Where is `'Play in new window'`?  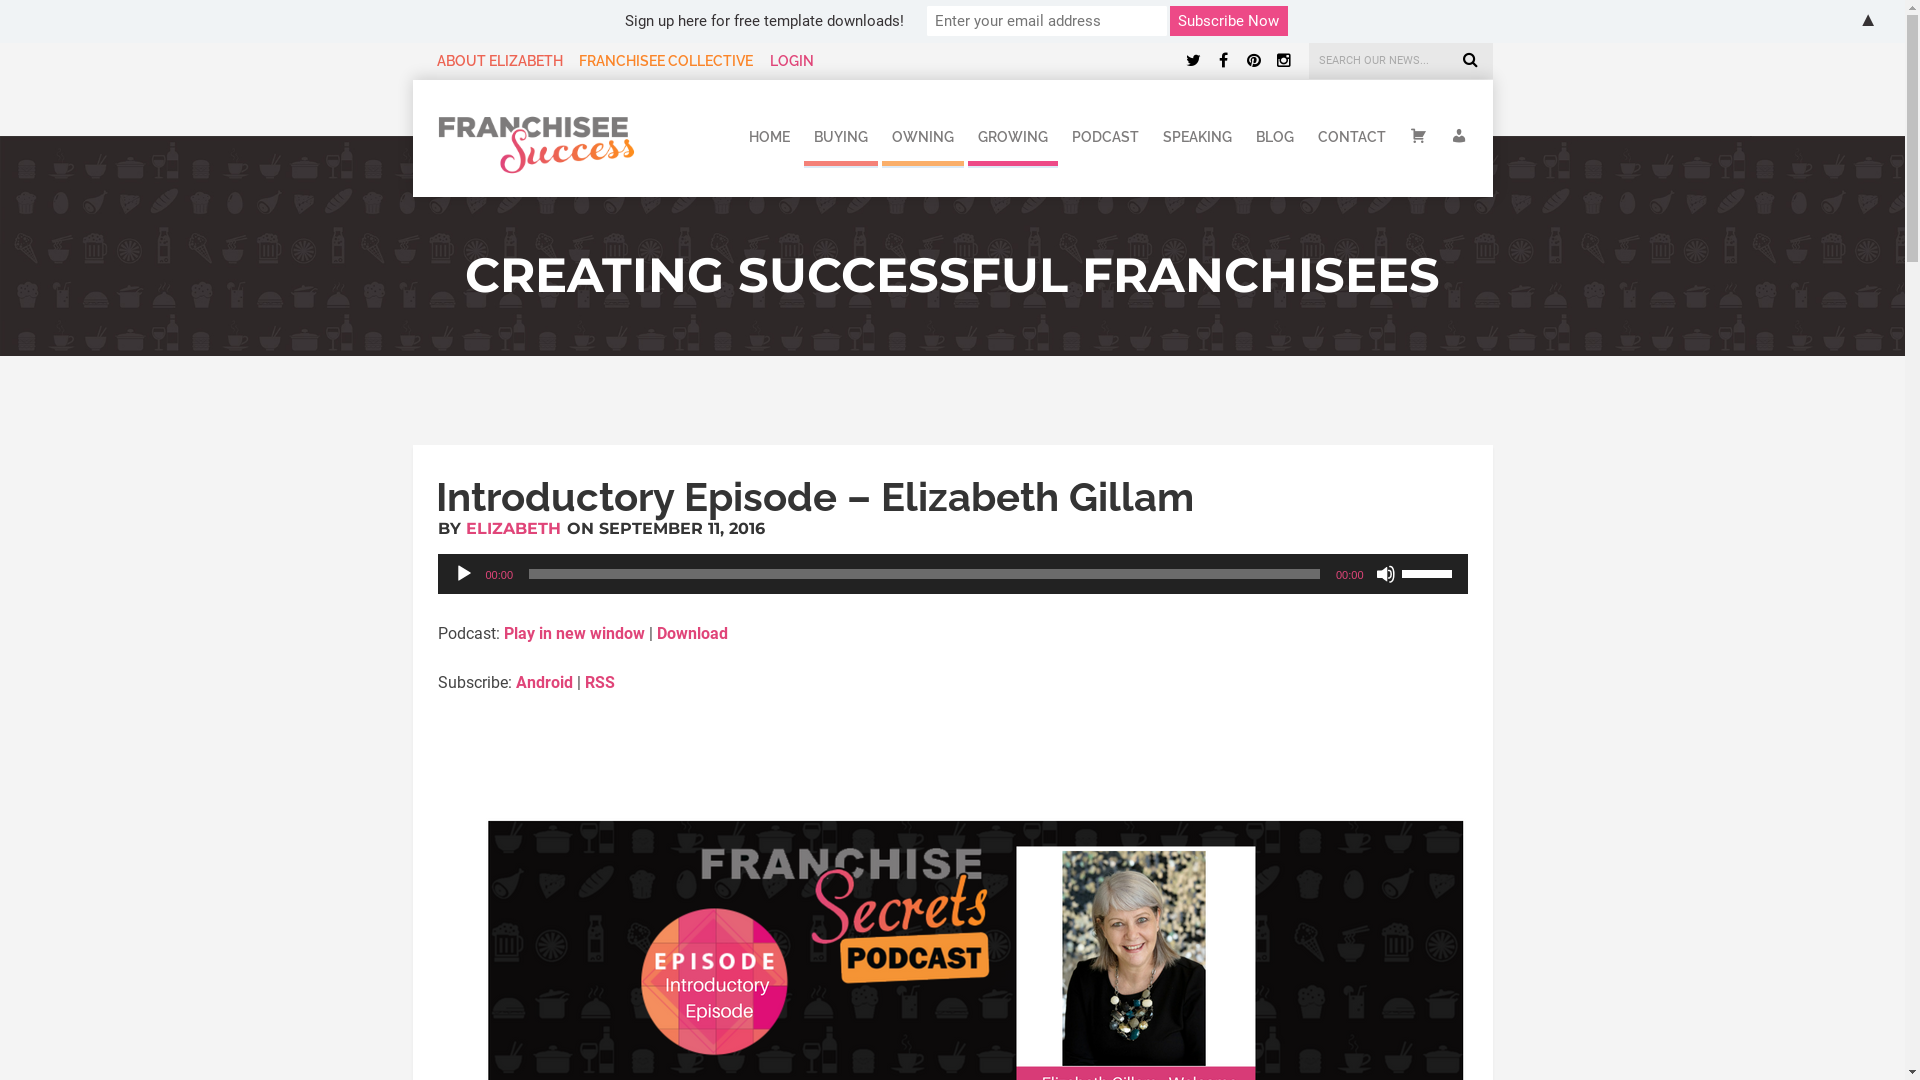
'Play in new window' is located at coordinates (573, 633).